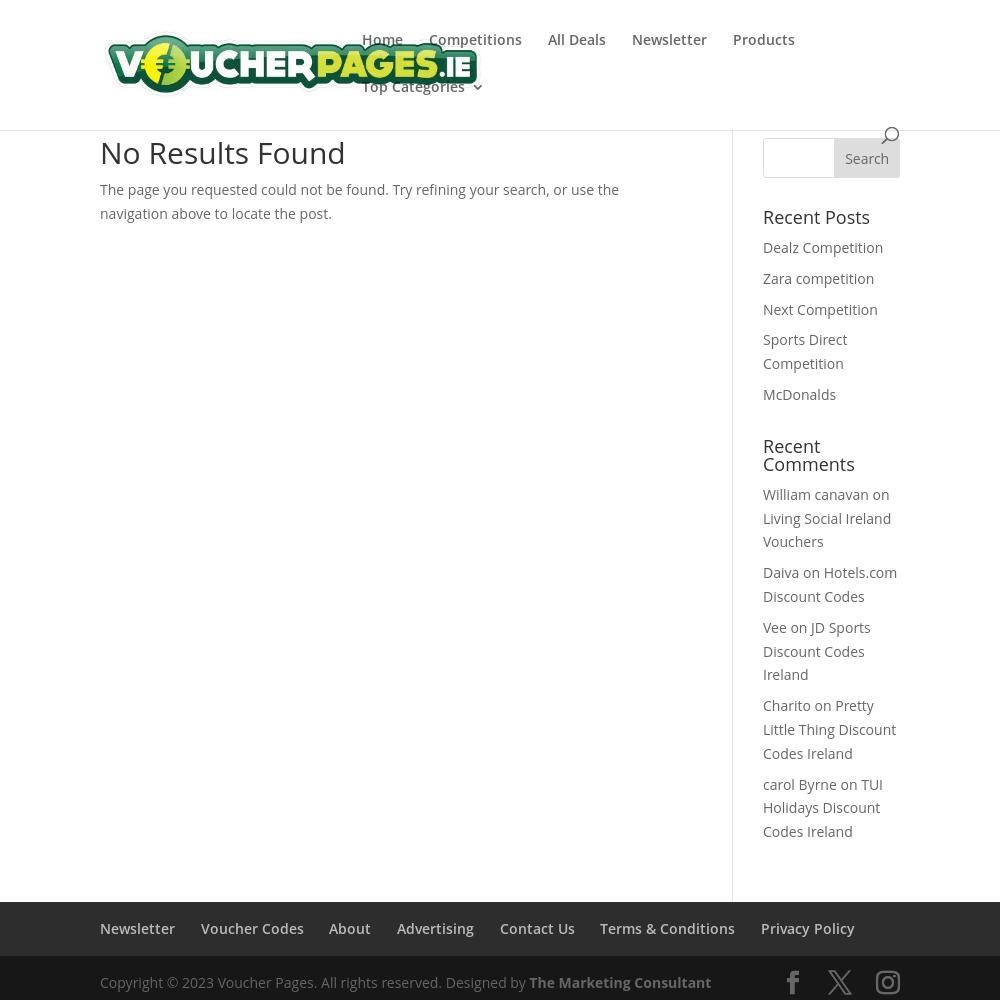 This screenshot has height=1000, width=1000. I want to click on 'Copyright © 2023 Voucher Pages. All rights reserved.
Designed by', so click(313, 980).